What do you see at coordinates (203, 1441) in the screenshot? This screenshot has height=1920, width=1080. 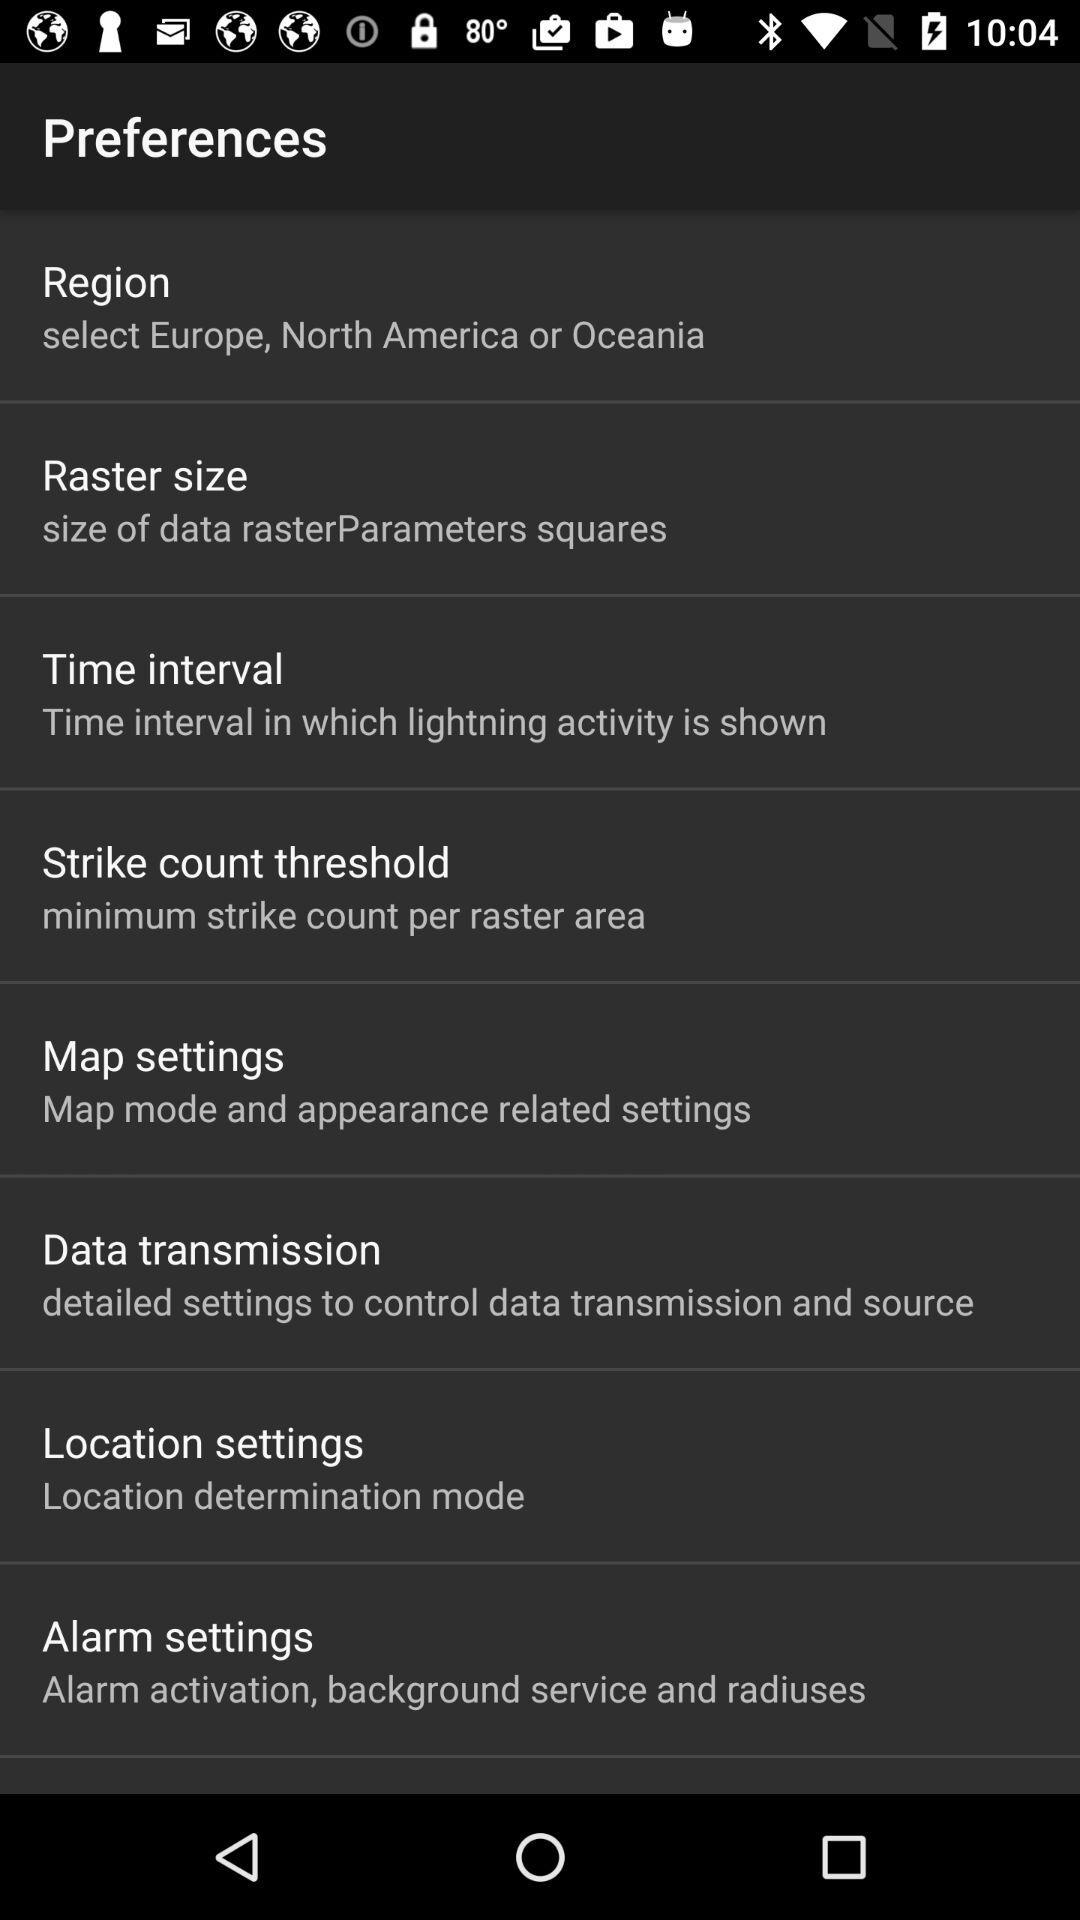 I see `icon below the detailed settings to item` at bounding box center [203, 1441].